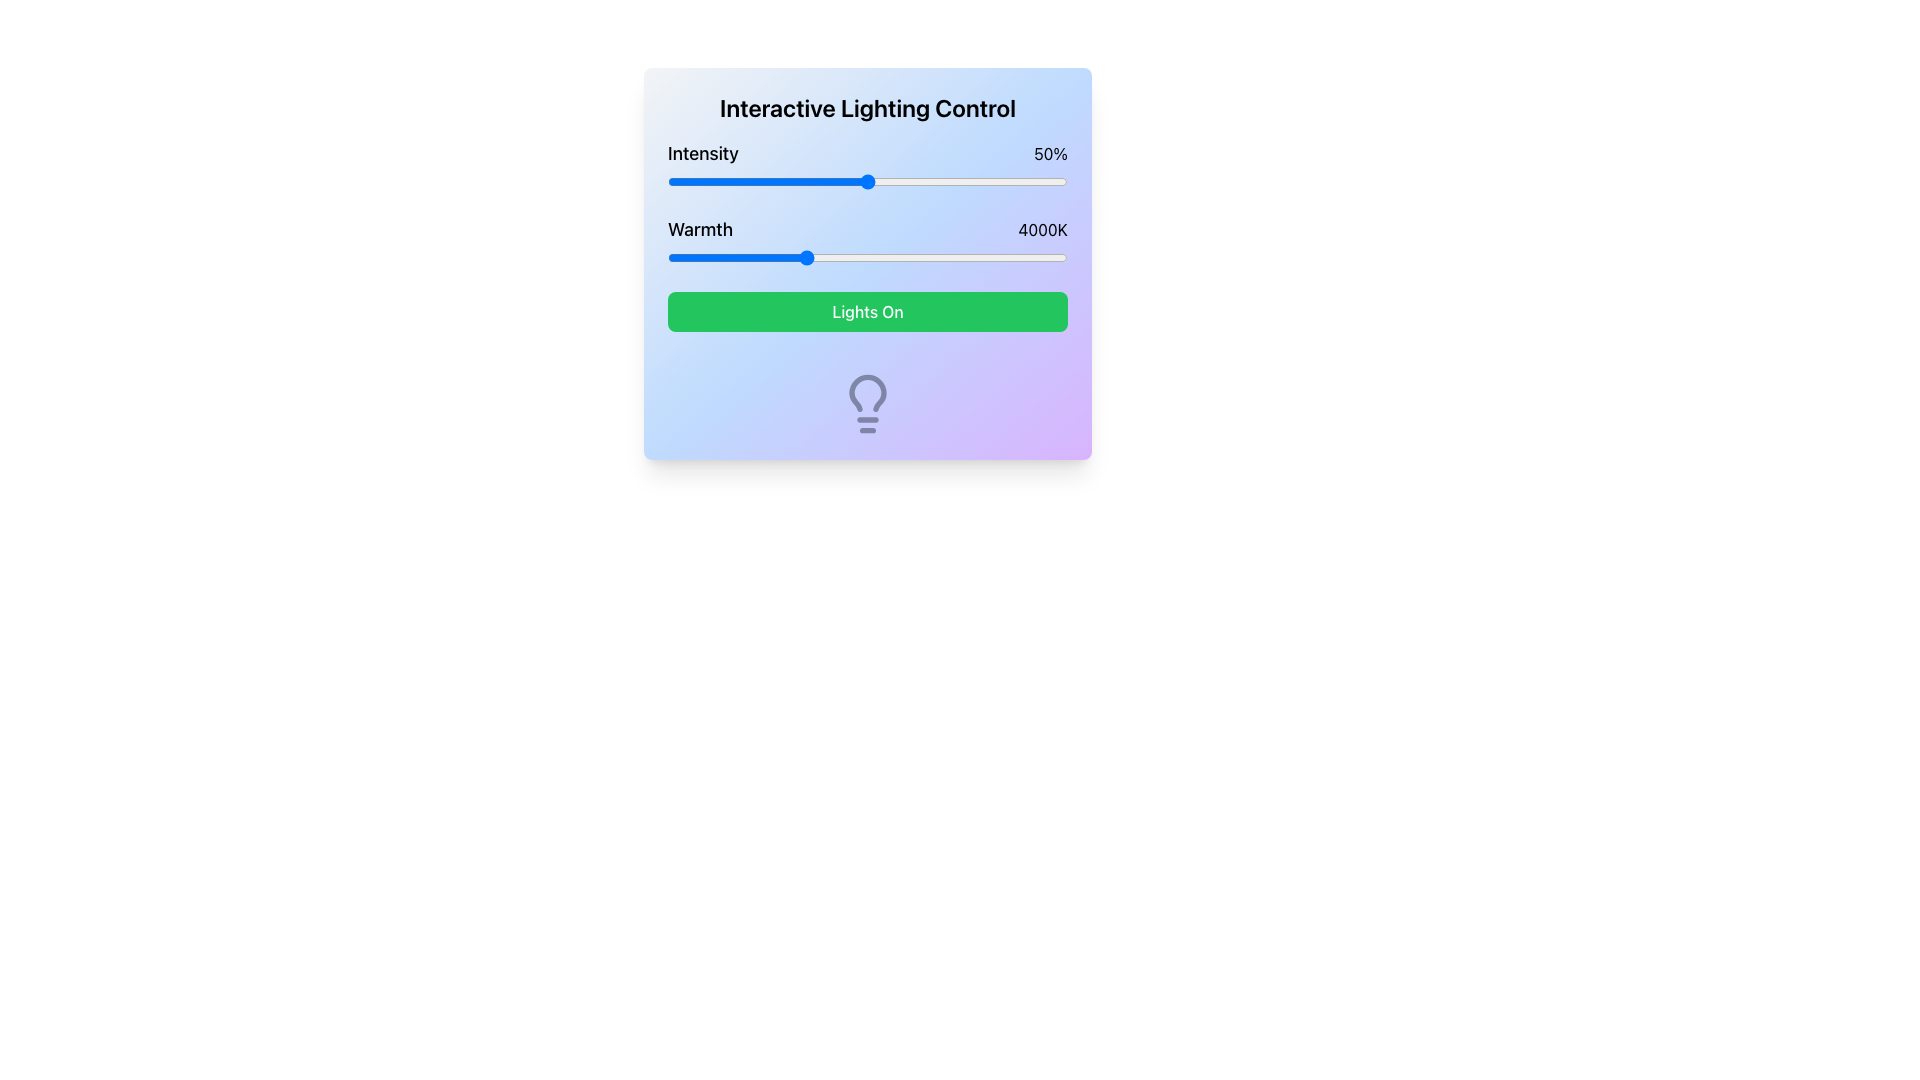 The height and width of the screenshot is (1080, 1920). Describe the element at coordinates (733, 257) in the screenshot. I see `warmth` at that location.